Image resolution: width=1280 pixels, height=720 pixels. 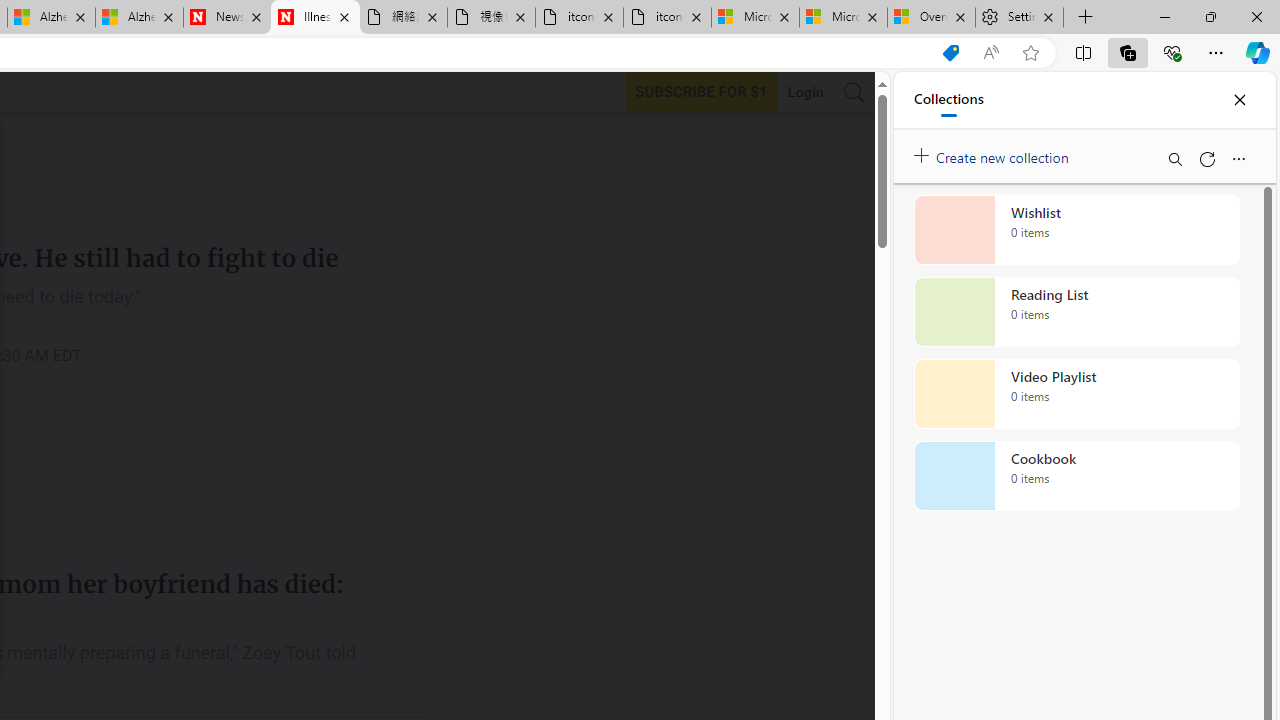 I want to click on 'Create new collection', so click(x=995, y=152).